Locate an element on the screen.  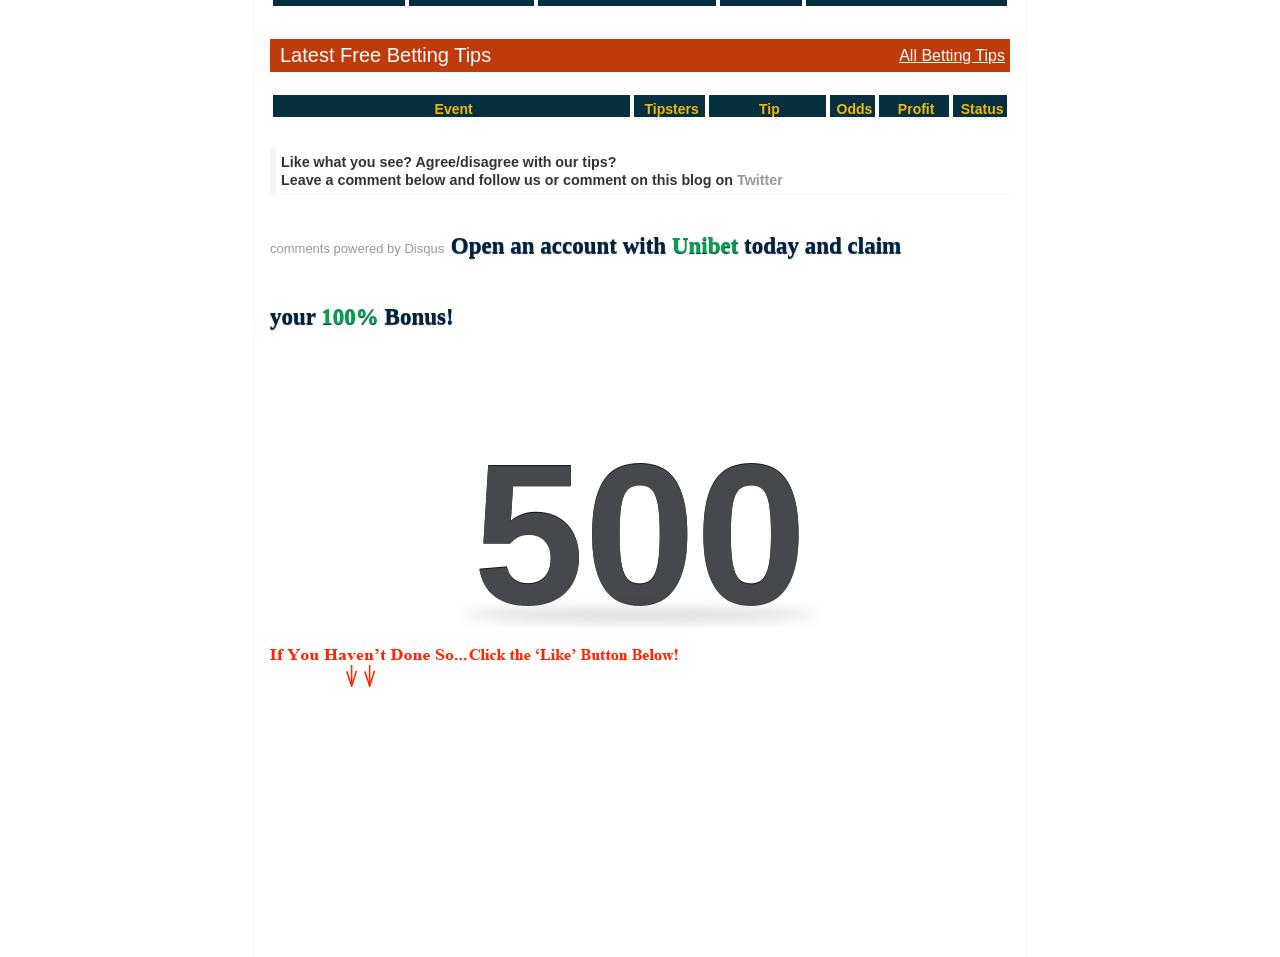
'Bonus!' is located at coordinates (414, 316).